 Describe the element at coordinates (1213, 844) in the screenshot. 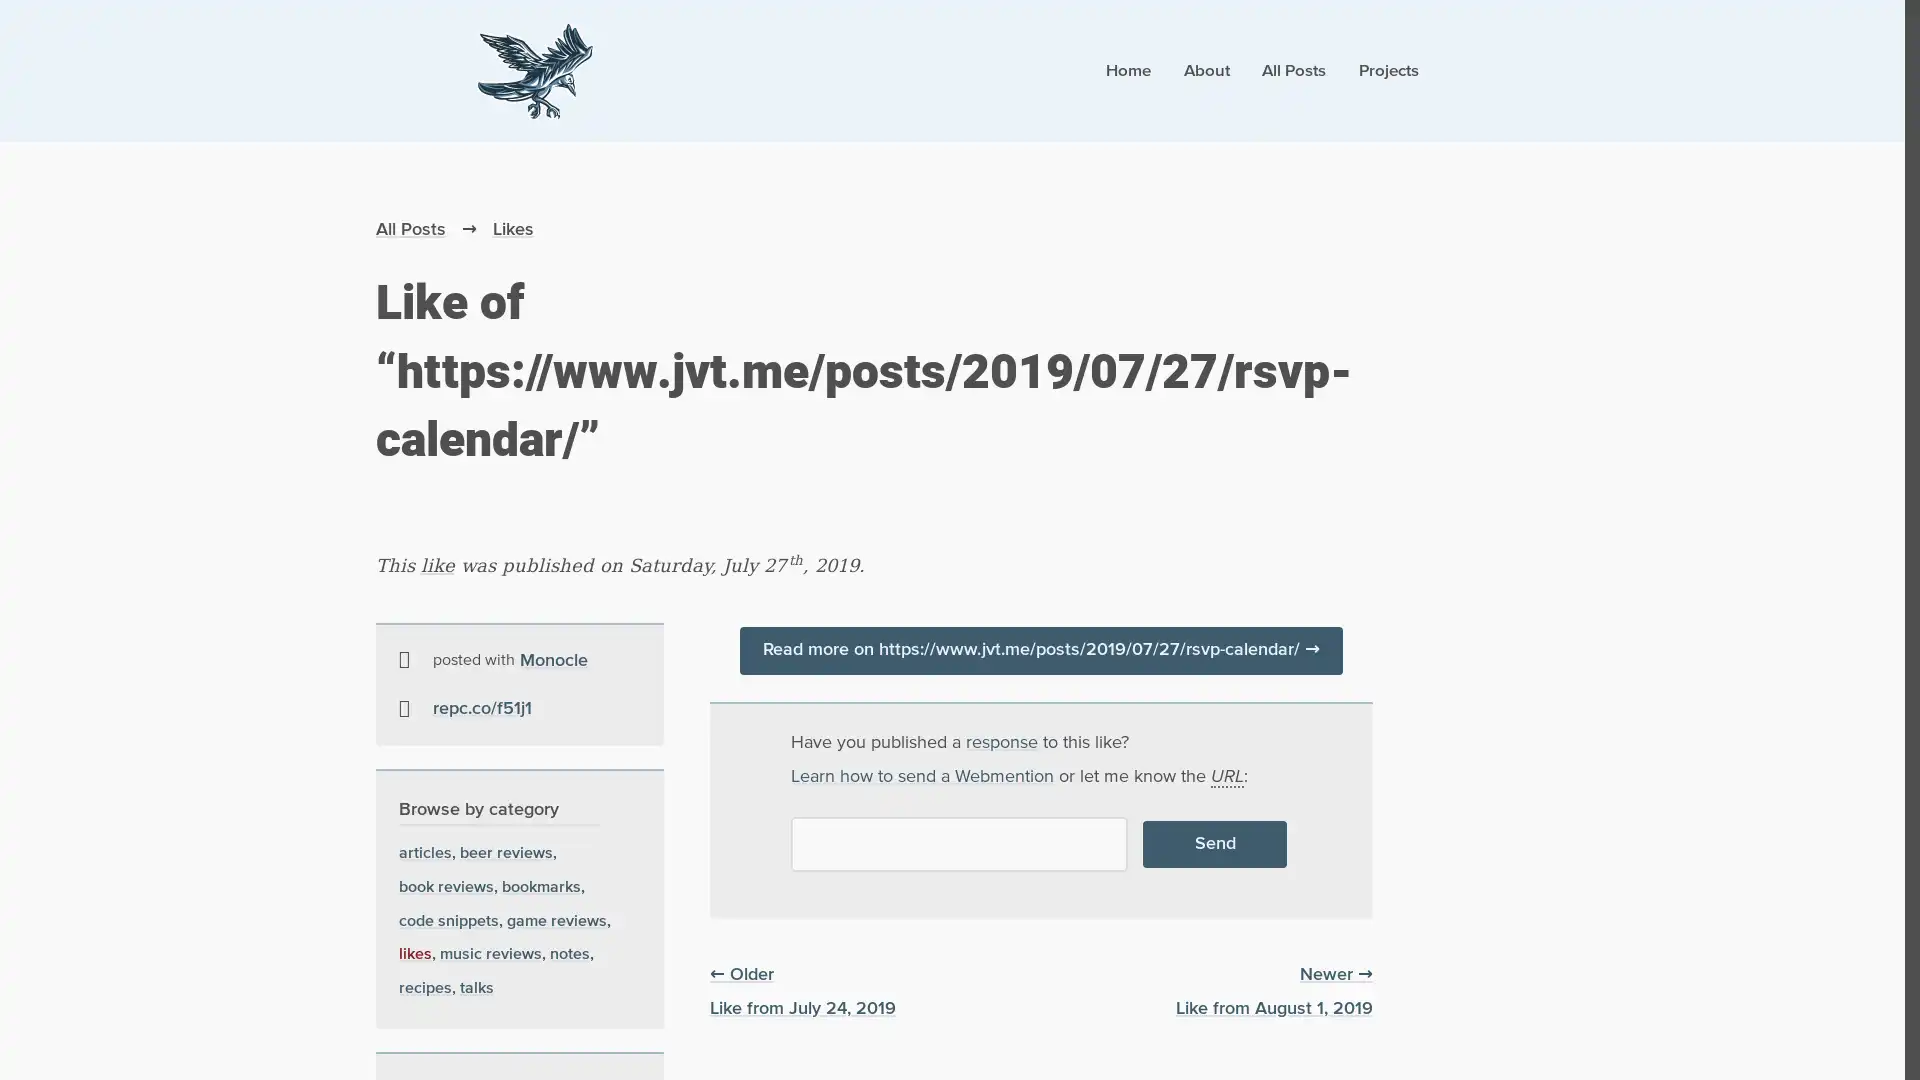

I see `Send` at that location.